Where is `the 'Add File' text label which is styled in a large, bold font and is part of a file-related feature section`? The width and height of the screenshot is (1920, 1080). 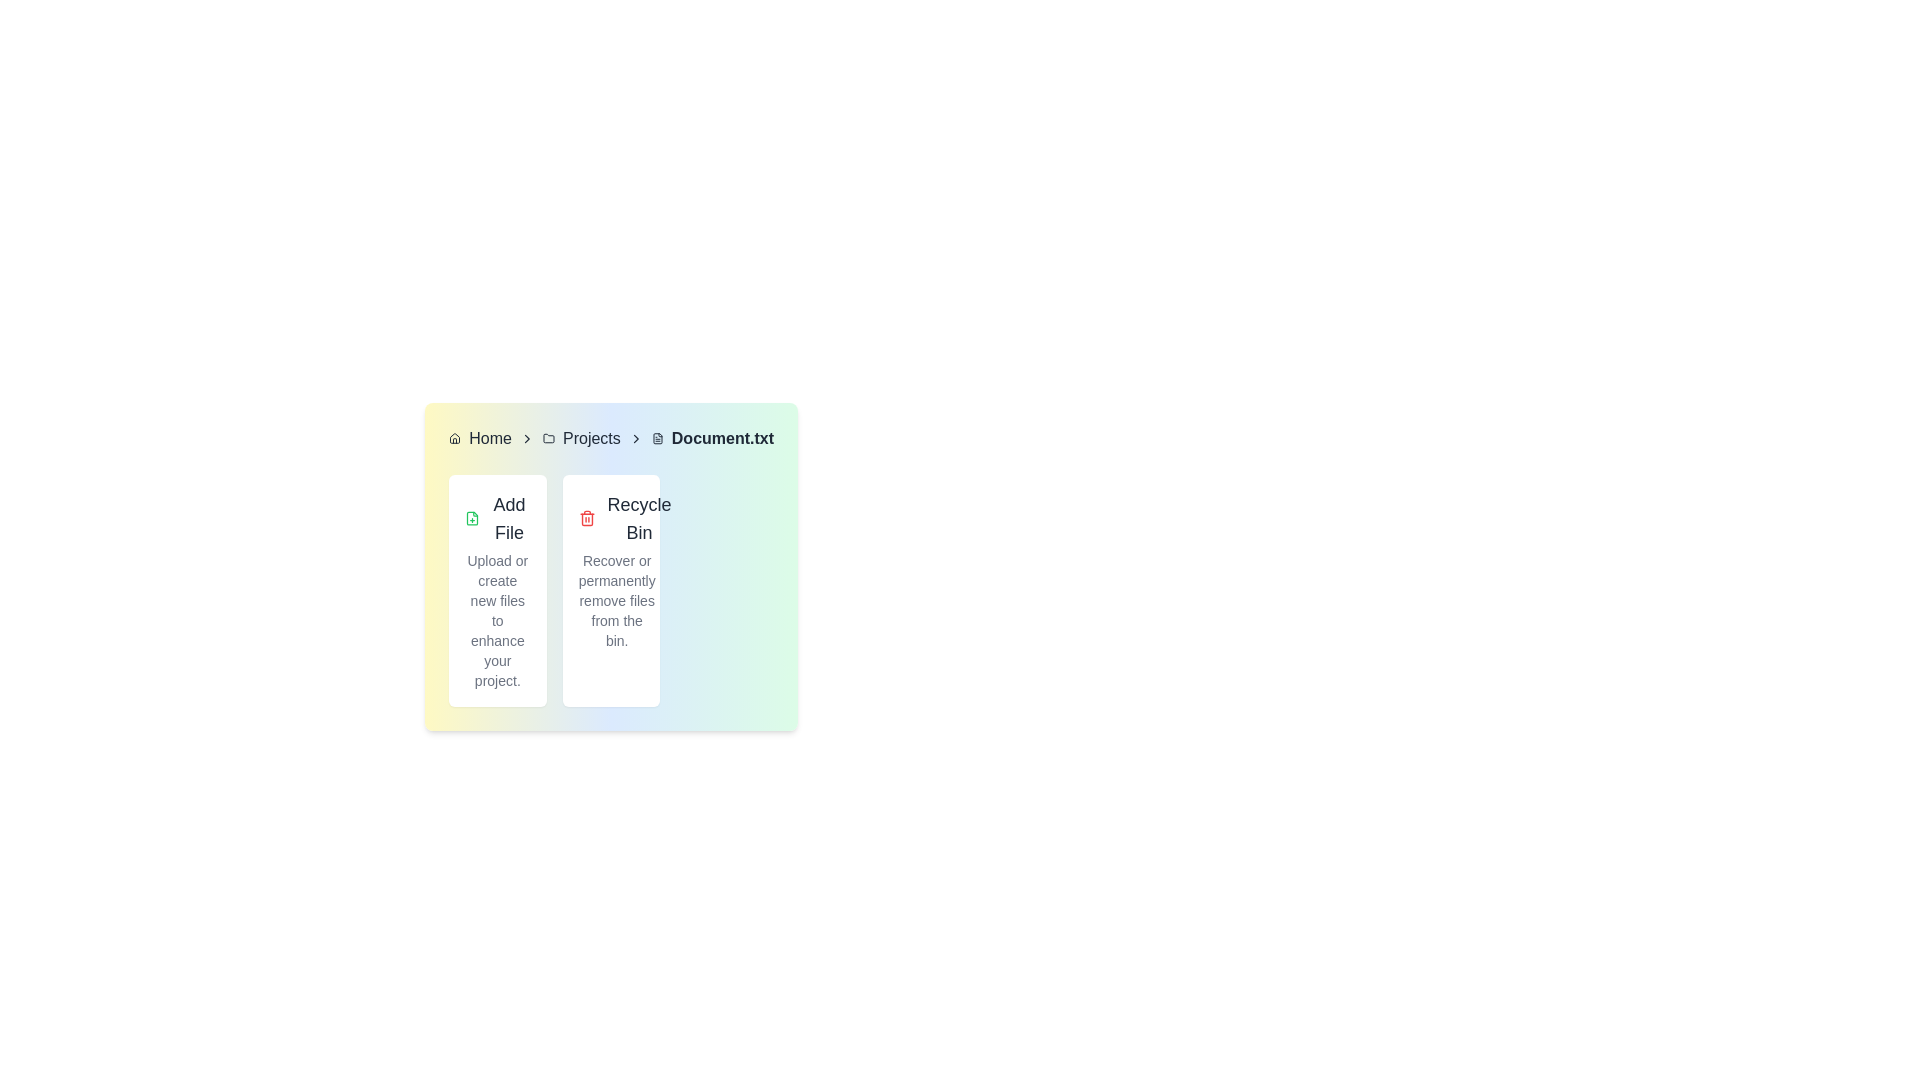
the 'Add File' text label which is styled in a large, bold font and is part of a file-related feature section is located at coordinates (508, 518).